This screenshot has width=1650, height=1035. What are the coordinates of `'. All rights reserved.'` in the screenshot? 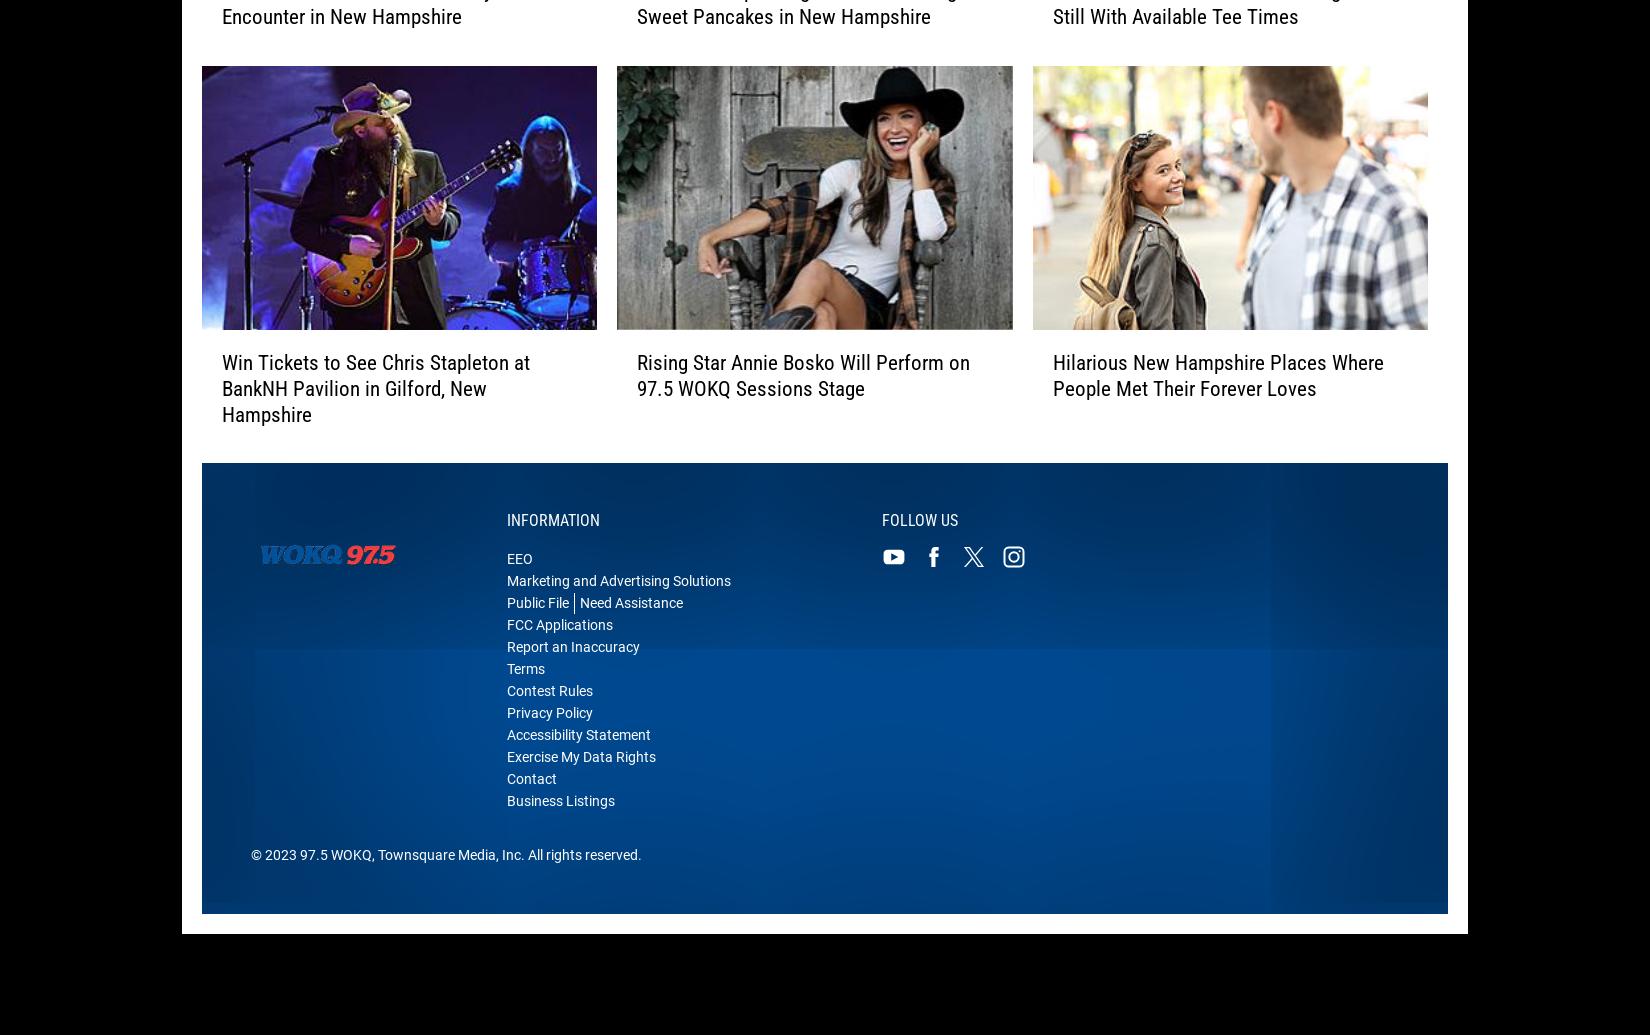 It's located at (580, 867).